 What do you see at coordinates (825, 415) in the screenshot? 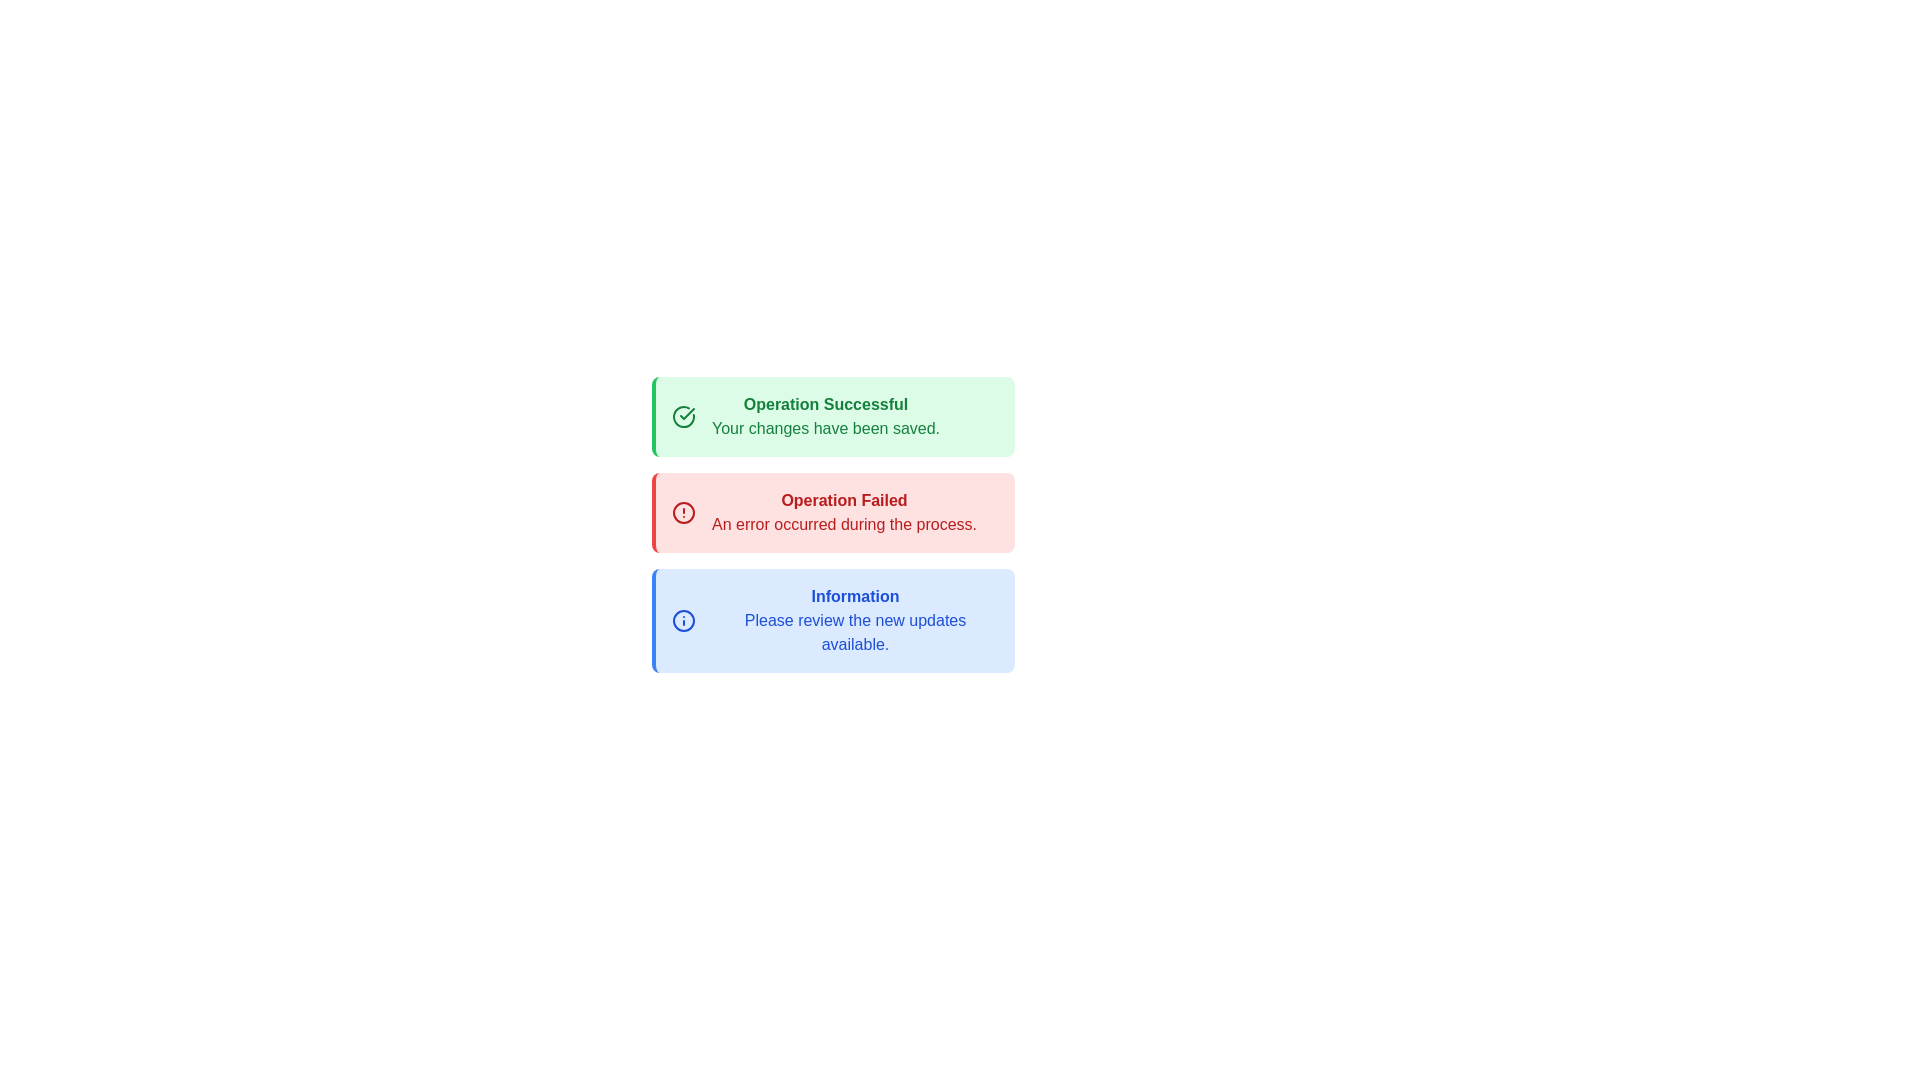
I see `the success notification message displayed in the topmost light green notification box, which indicates that changes have been saved` at bounding box center [825, 415].